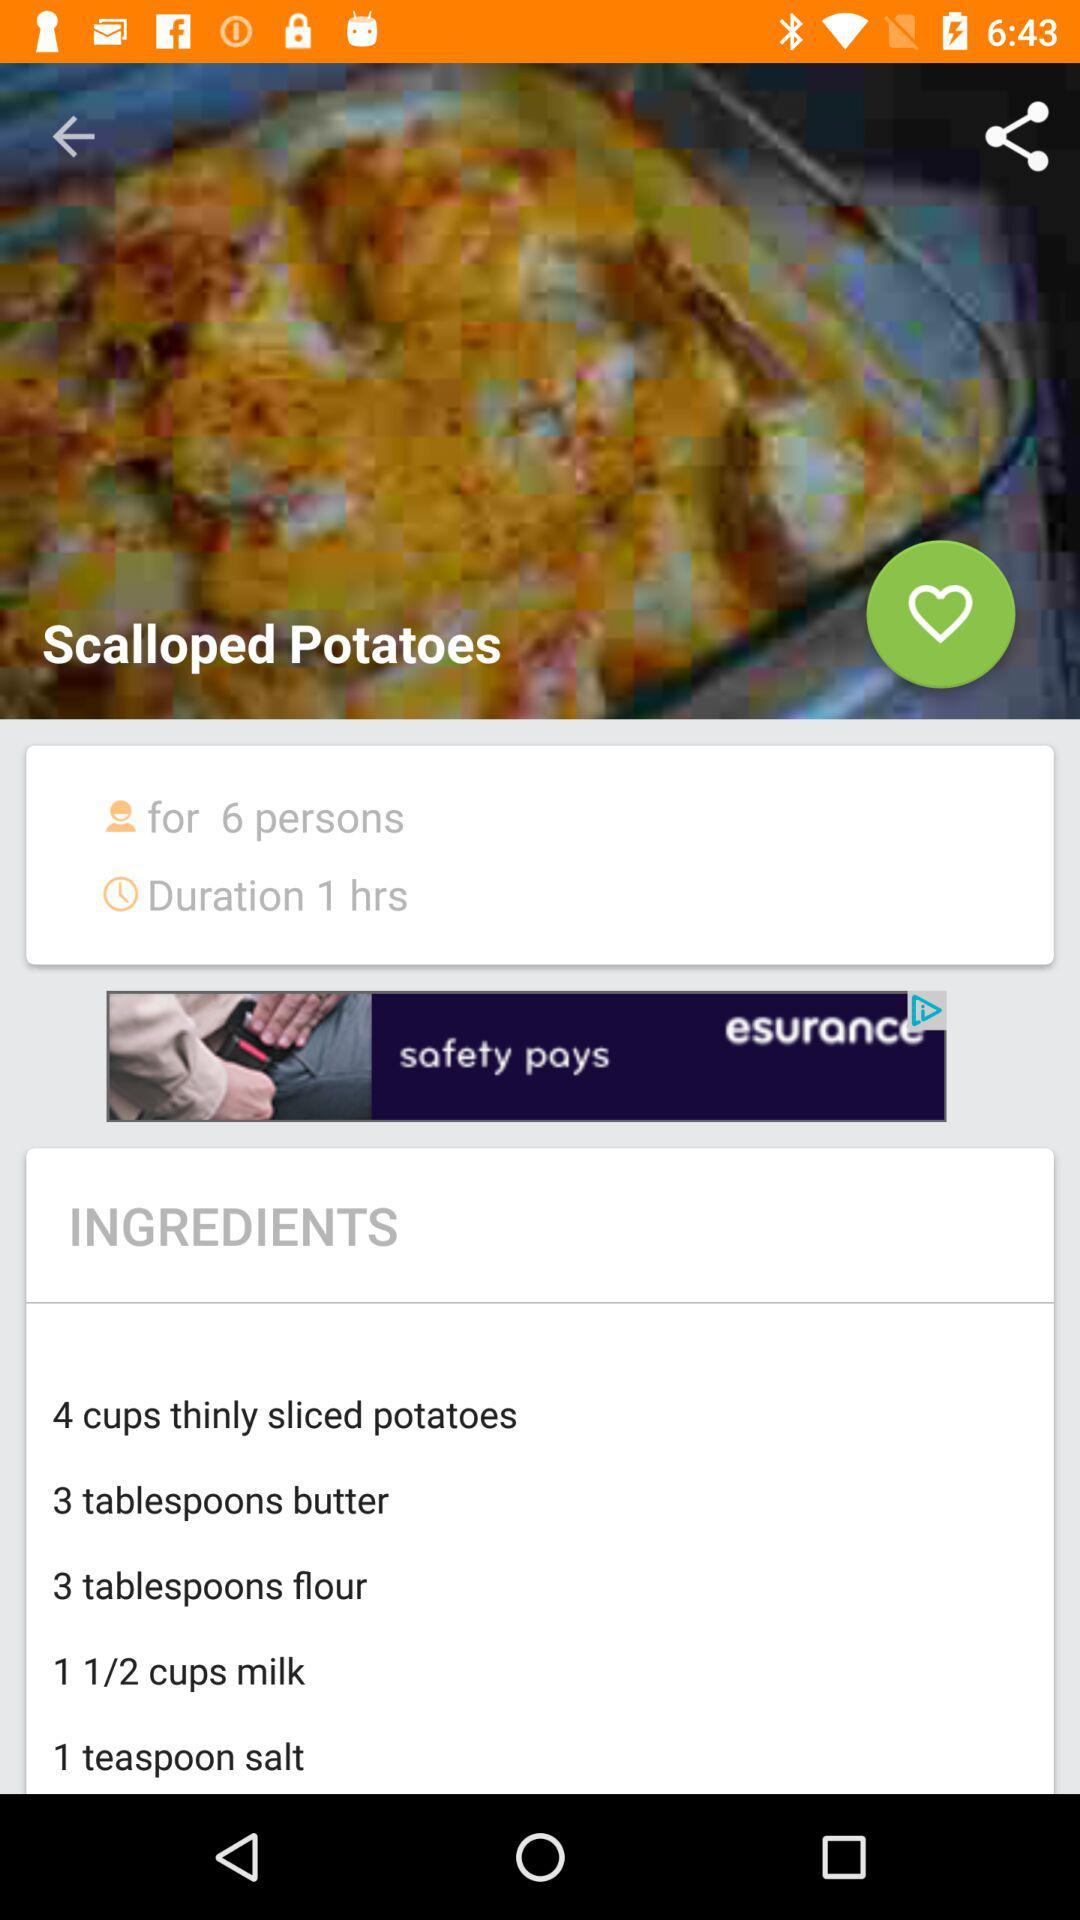  Describe the element at coordinates (940, 621) in the screenshot. I see `like button` at that location.